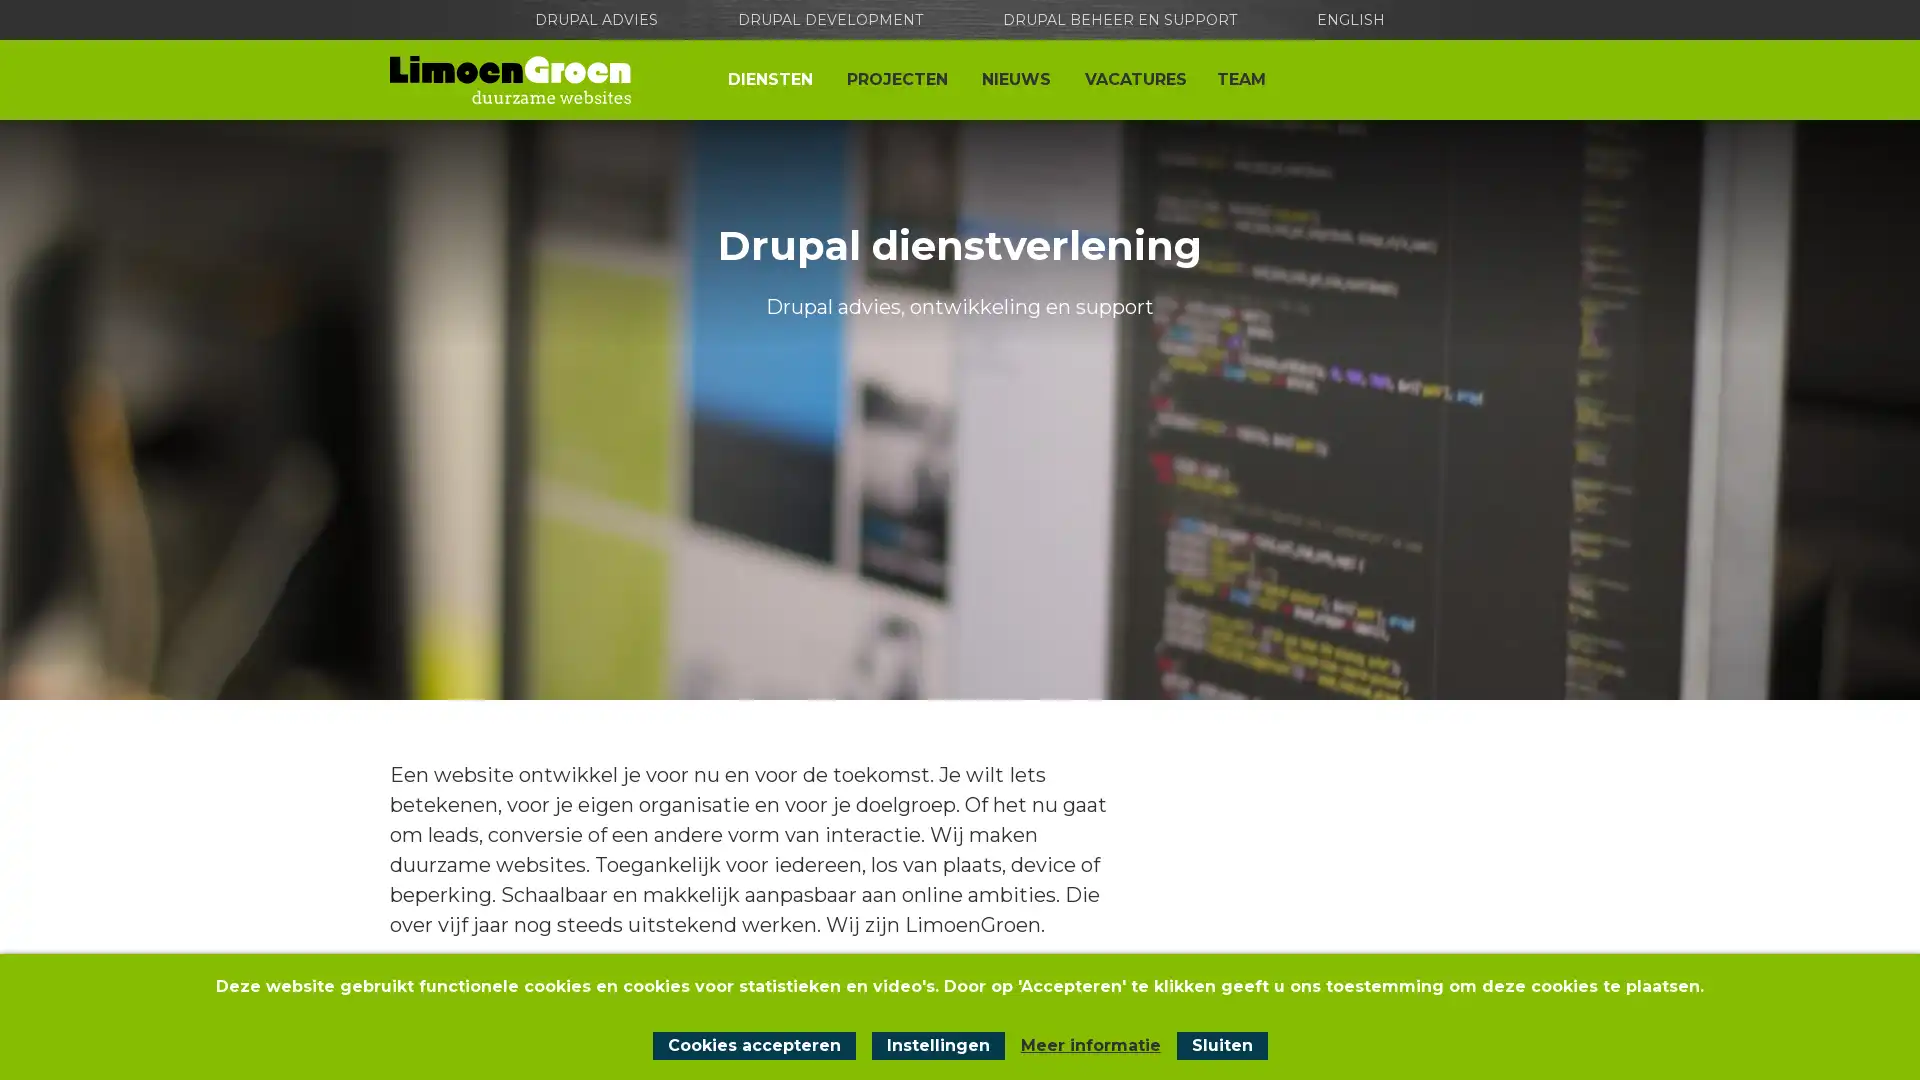  What do you see at coordinates (936, 1044) in the screenshot?
I see `Instellingen` at bounding box center [936, 1044].